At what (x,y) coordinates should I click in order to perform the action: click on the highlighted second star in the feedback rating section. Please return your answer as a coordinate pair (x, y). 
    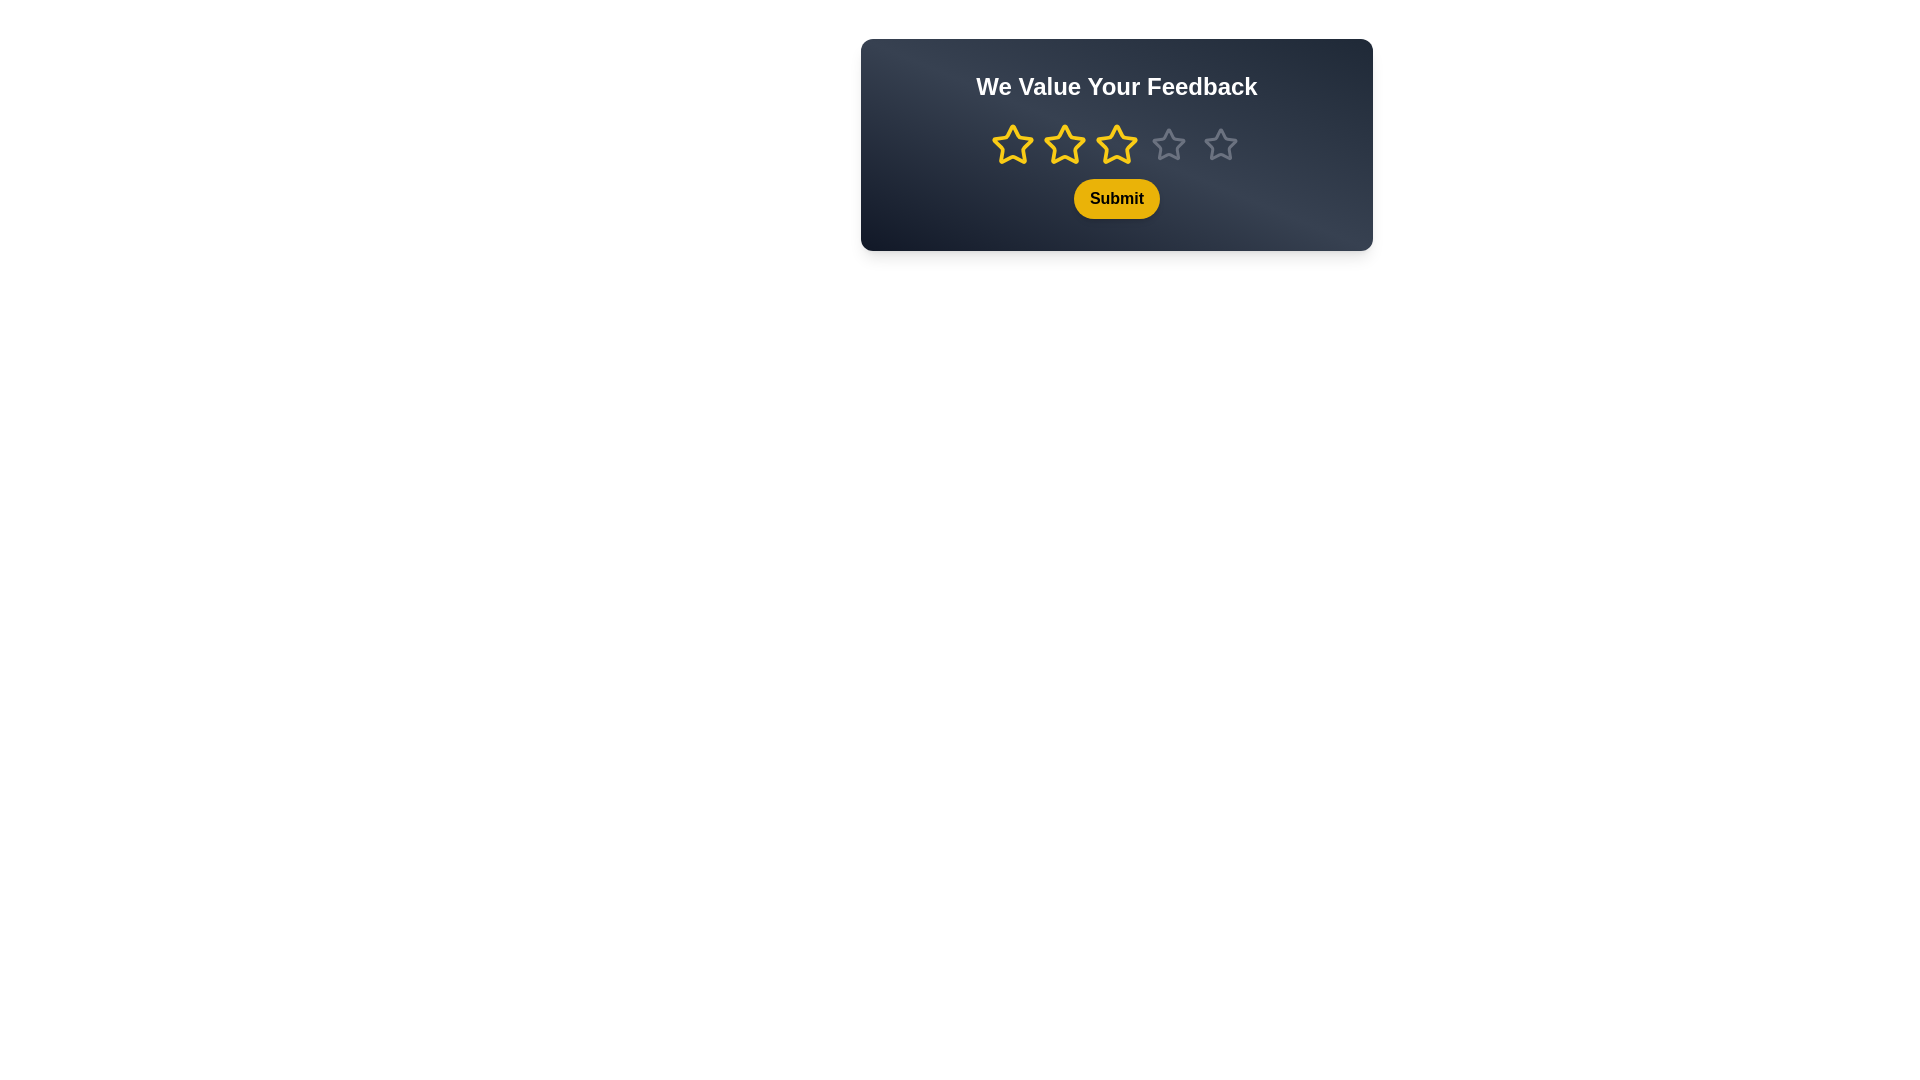
    Looking at the image, I should click on (1116, 144).